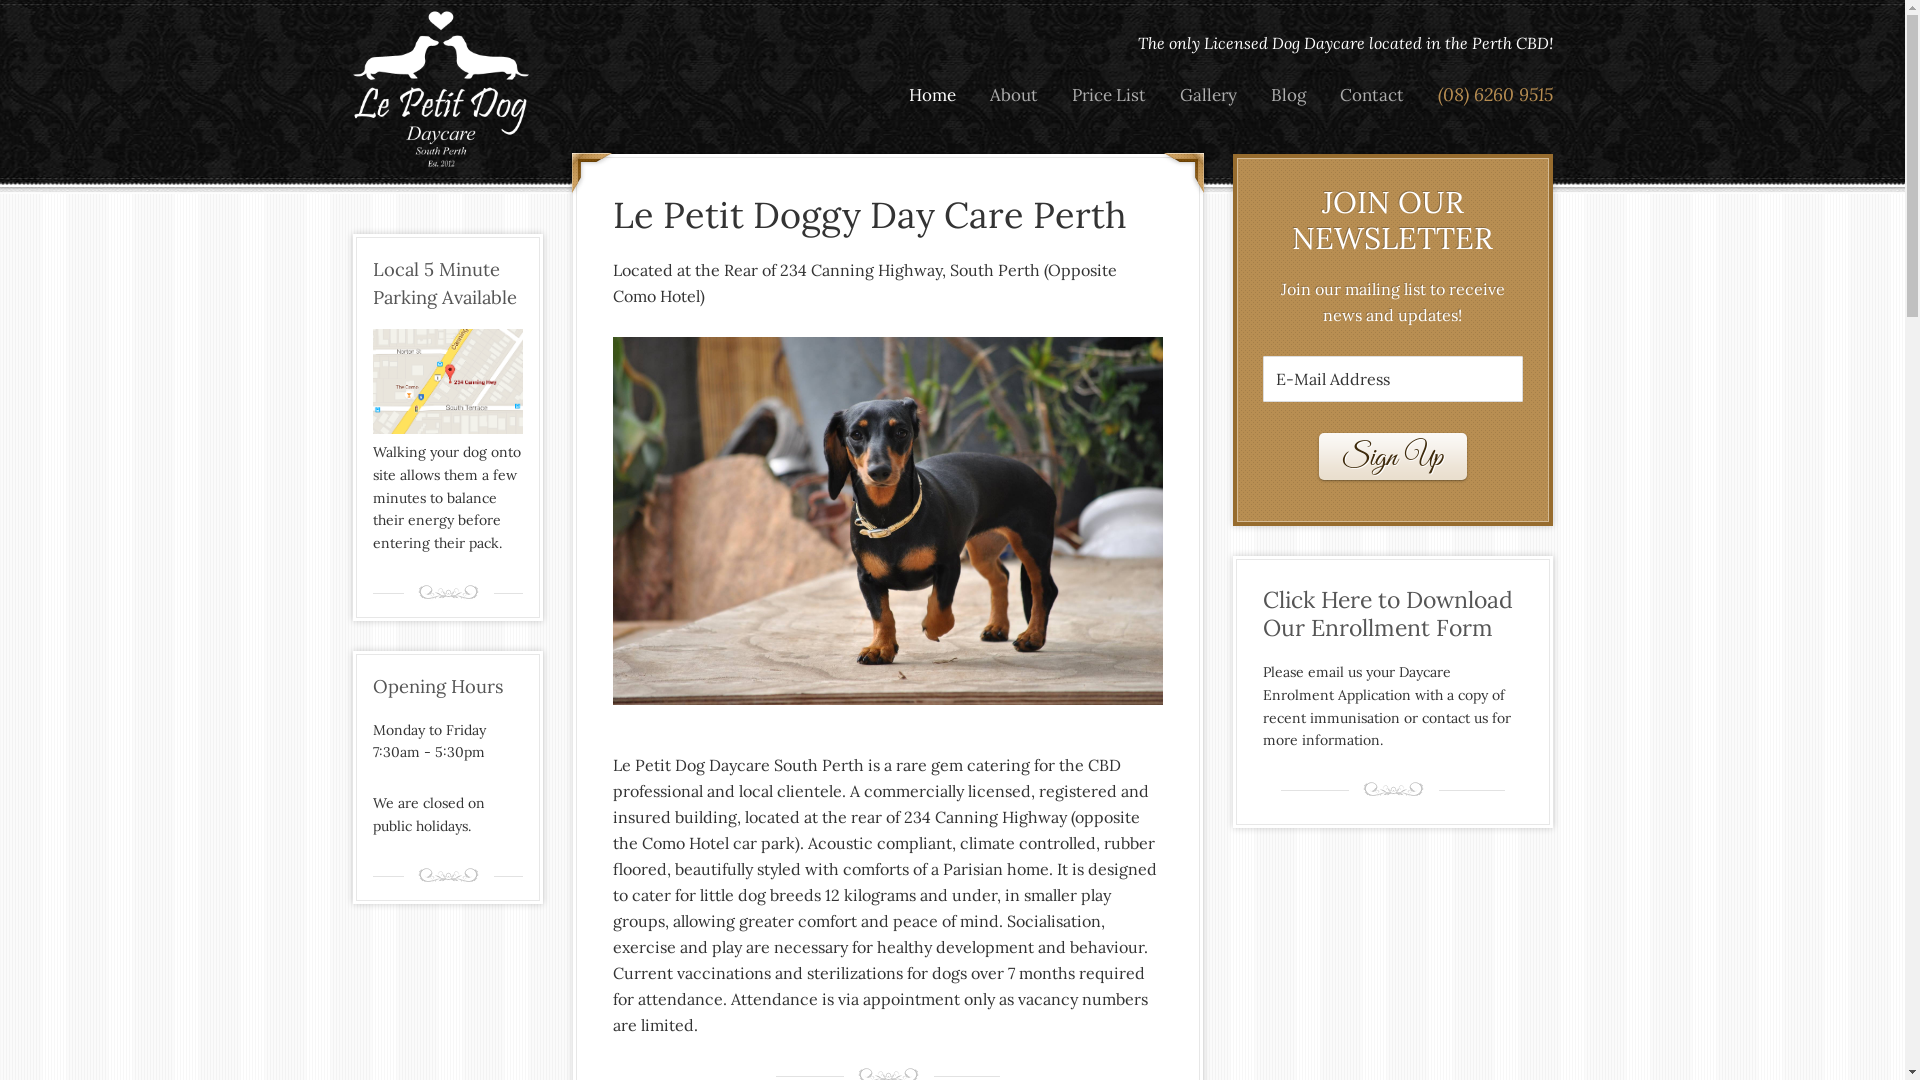 The height and width of the screenshot is (1080, 1920). I want to click on 'Home', so click(931, 95).